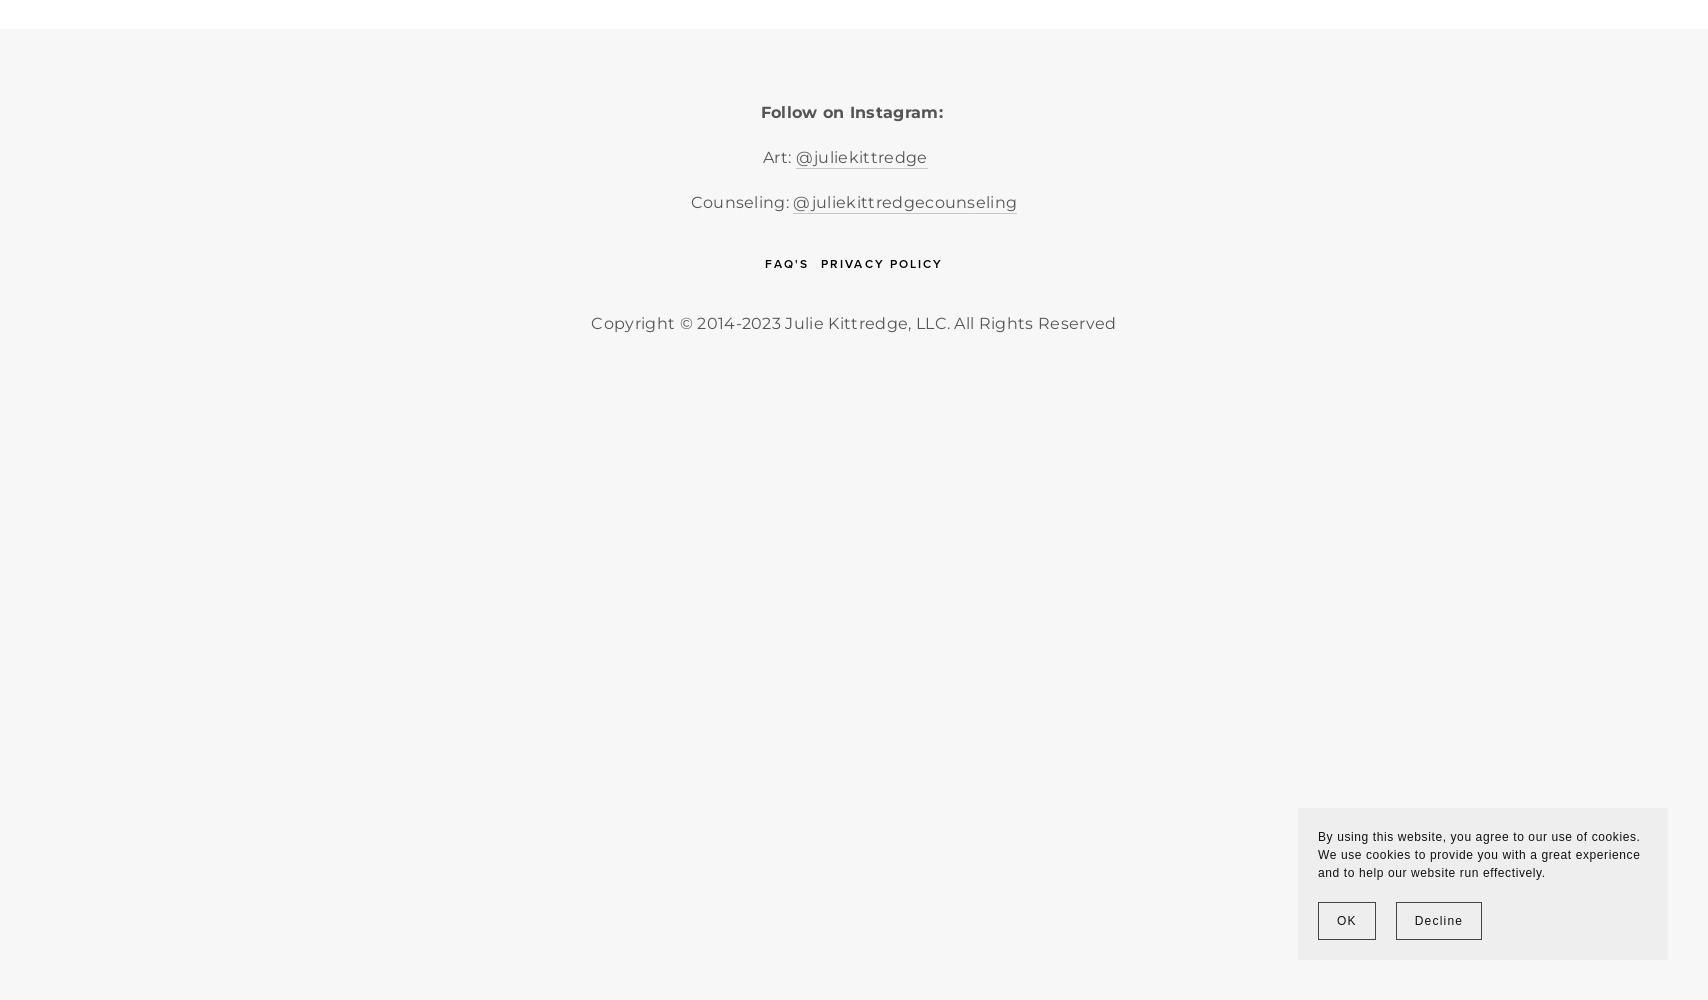 Image resolution: width=1708 pixels, height=1000 pixels. What do you see at coordinates (851, 111) in the screenshot?
I see `'Follow on Instagram:'` at bounding box center [851, 111].